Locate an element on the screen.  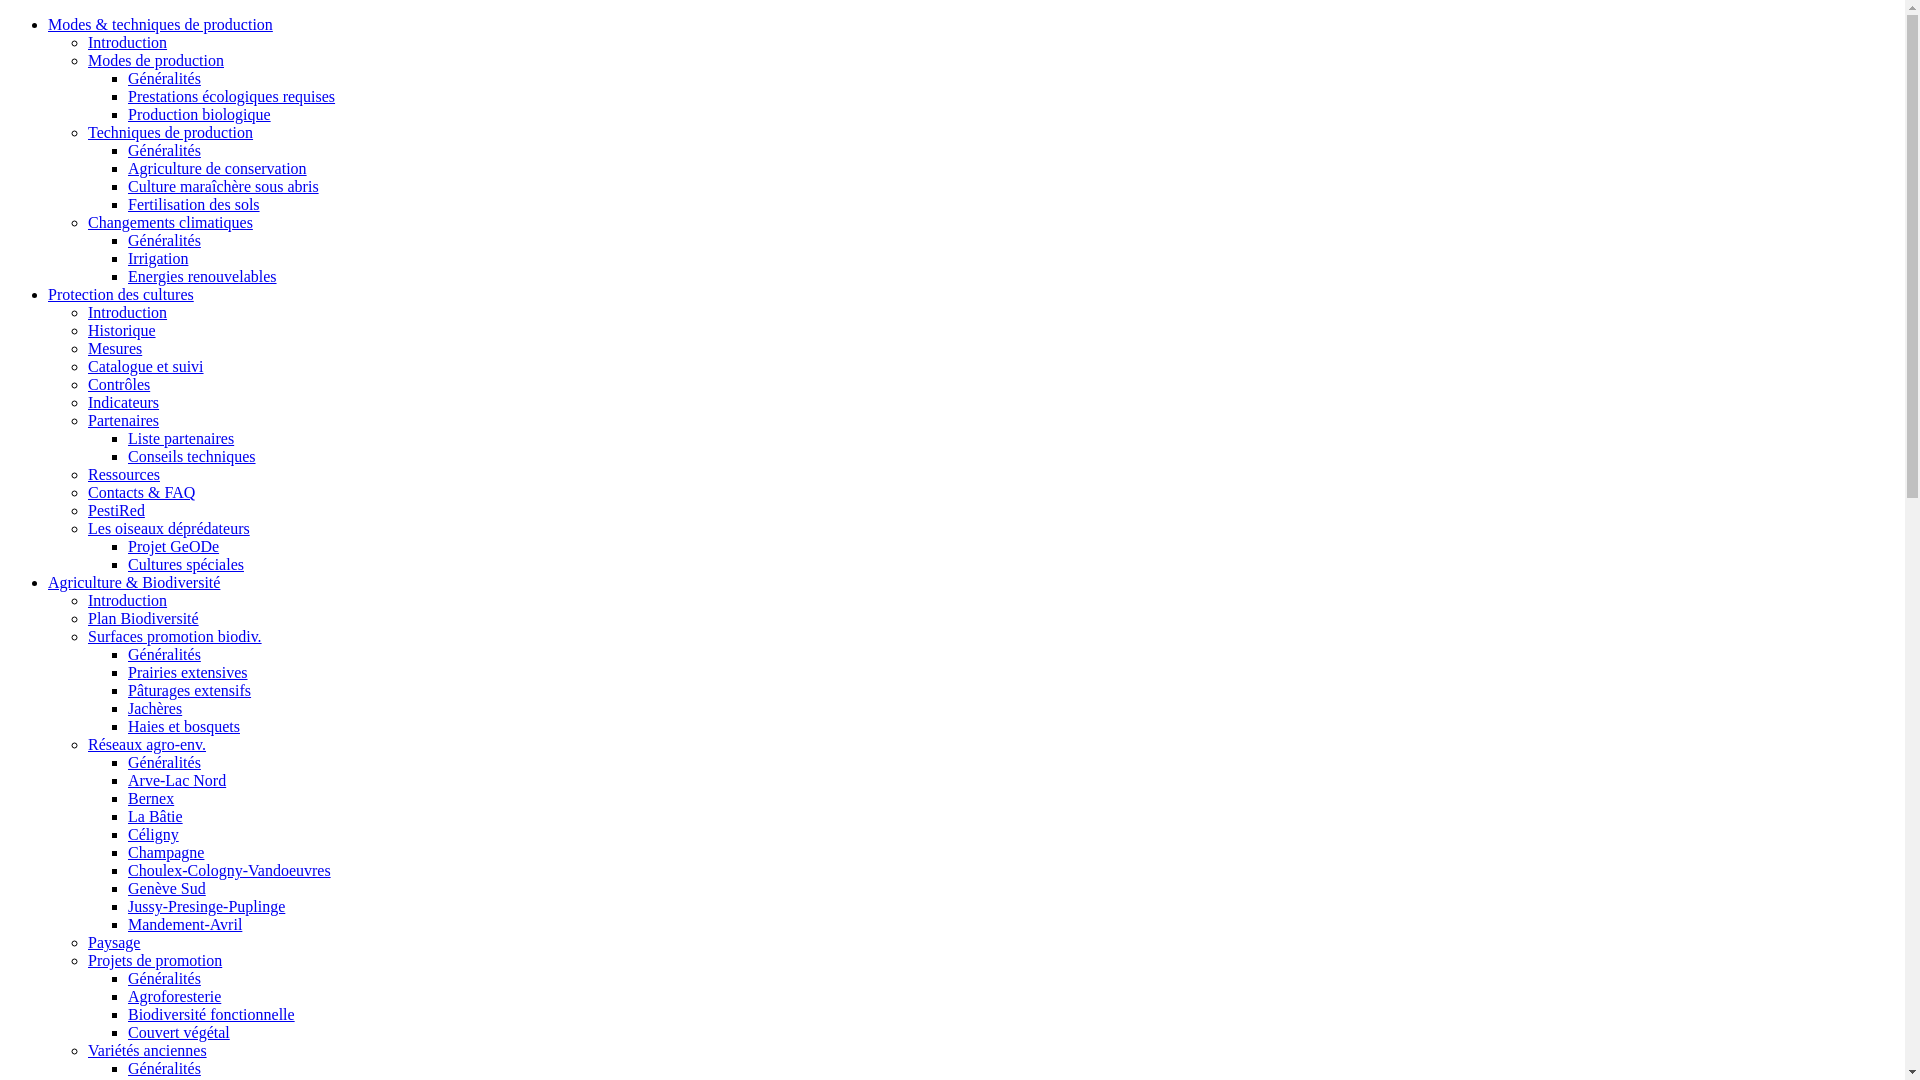
'Conseils techniques' is located at coordinates (192, 456).